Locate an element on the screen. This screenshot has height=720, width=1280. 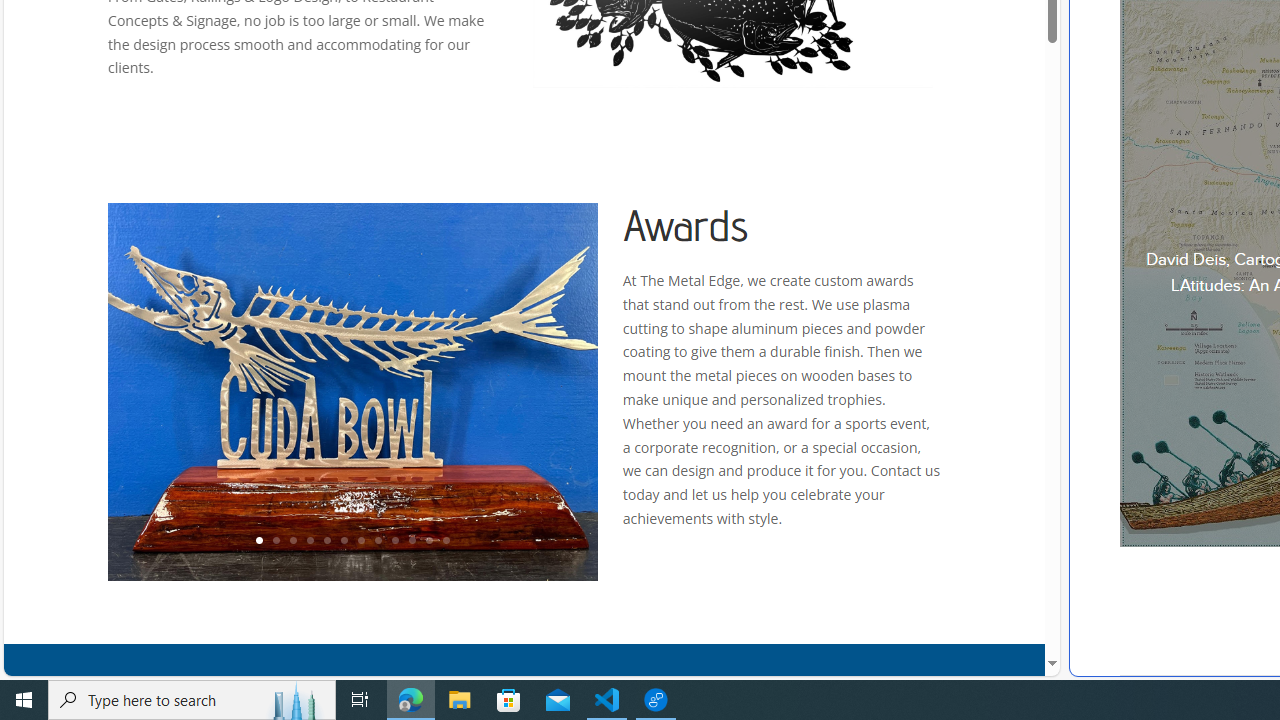
'11' is located at coordinates (427, 541).